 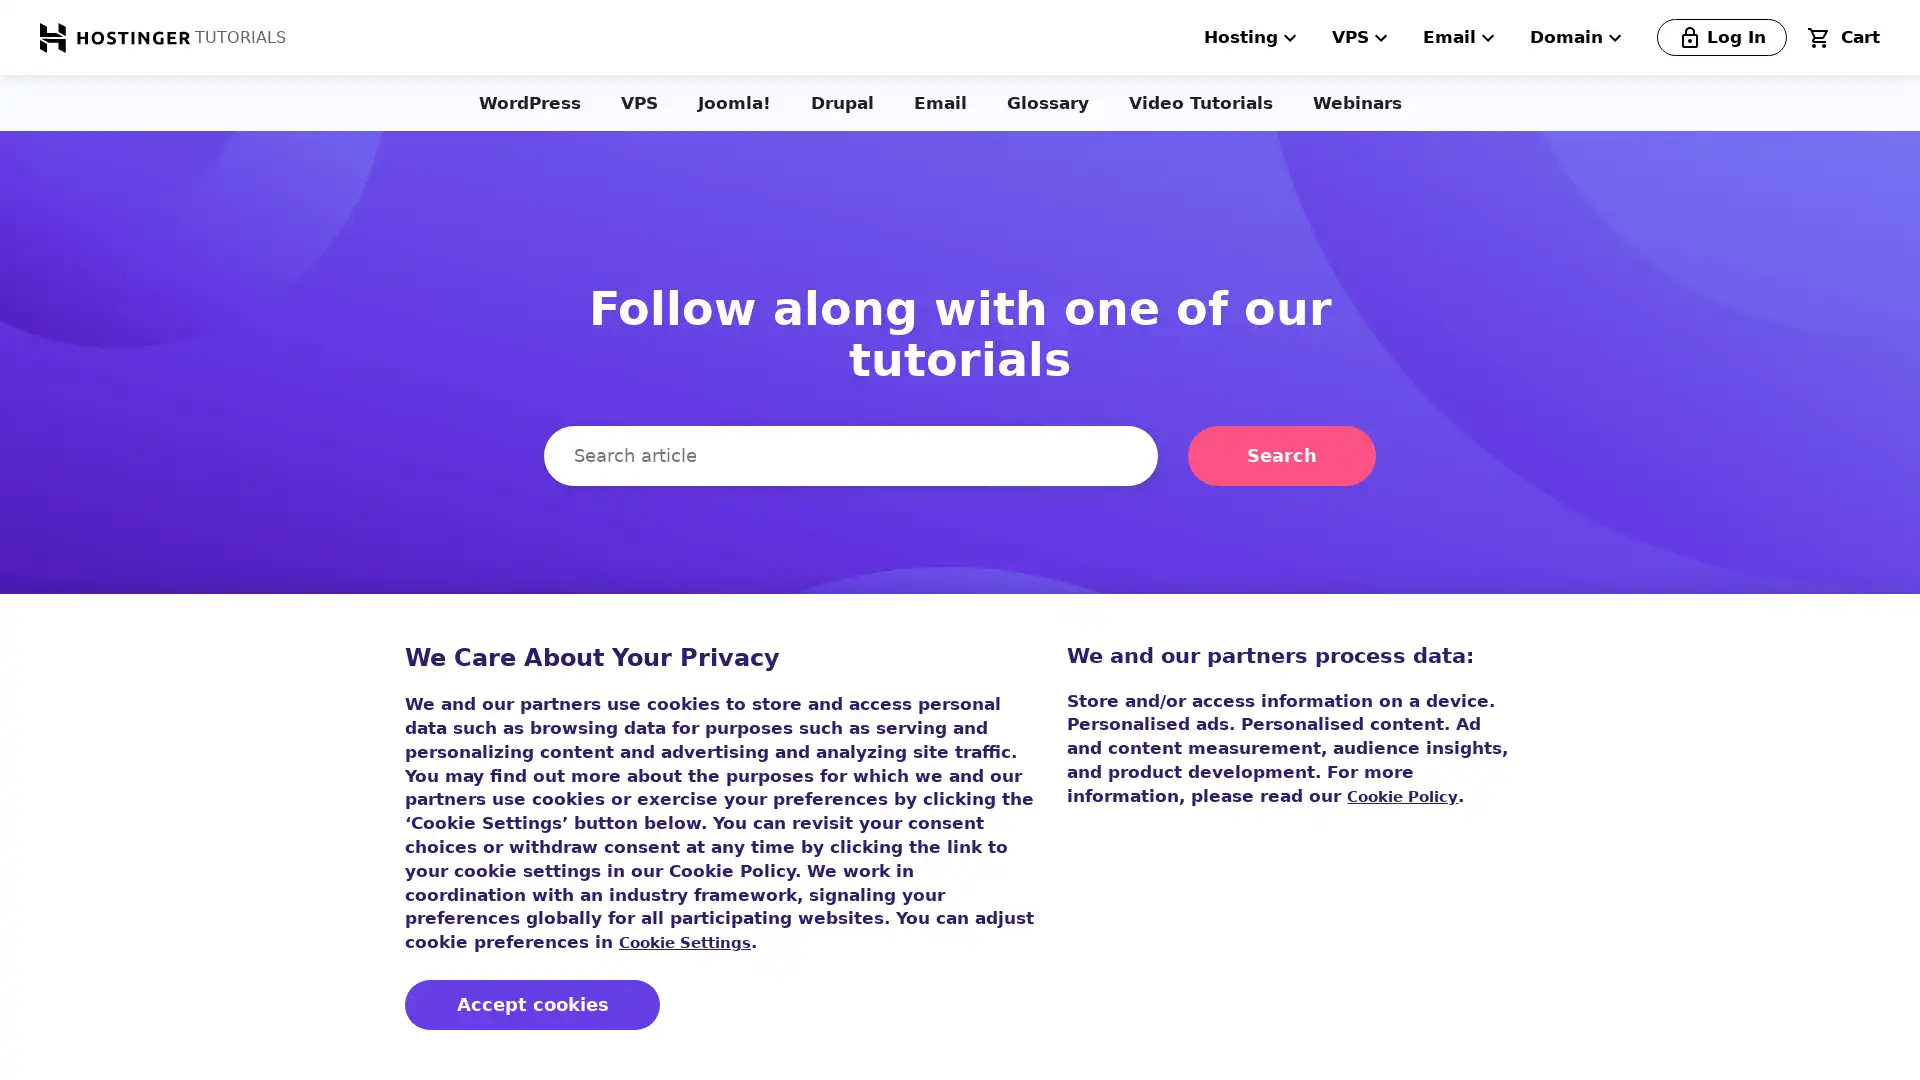 What do you see at coordinates (532, 1005) in the screenshot?
I see `Accept cookies` at bounding box center [532, 1005].